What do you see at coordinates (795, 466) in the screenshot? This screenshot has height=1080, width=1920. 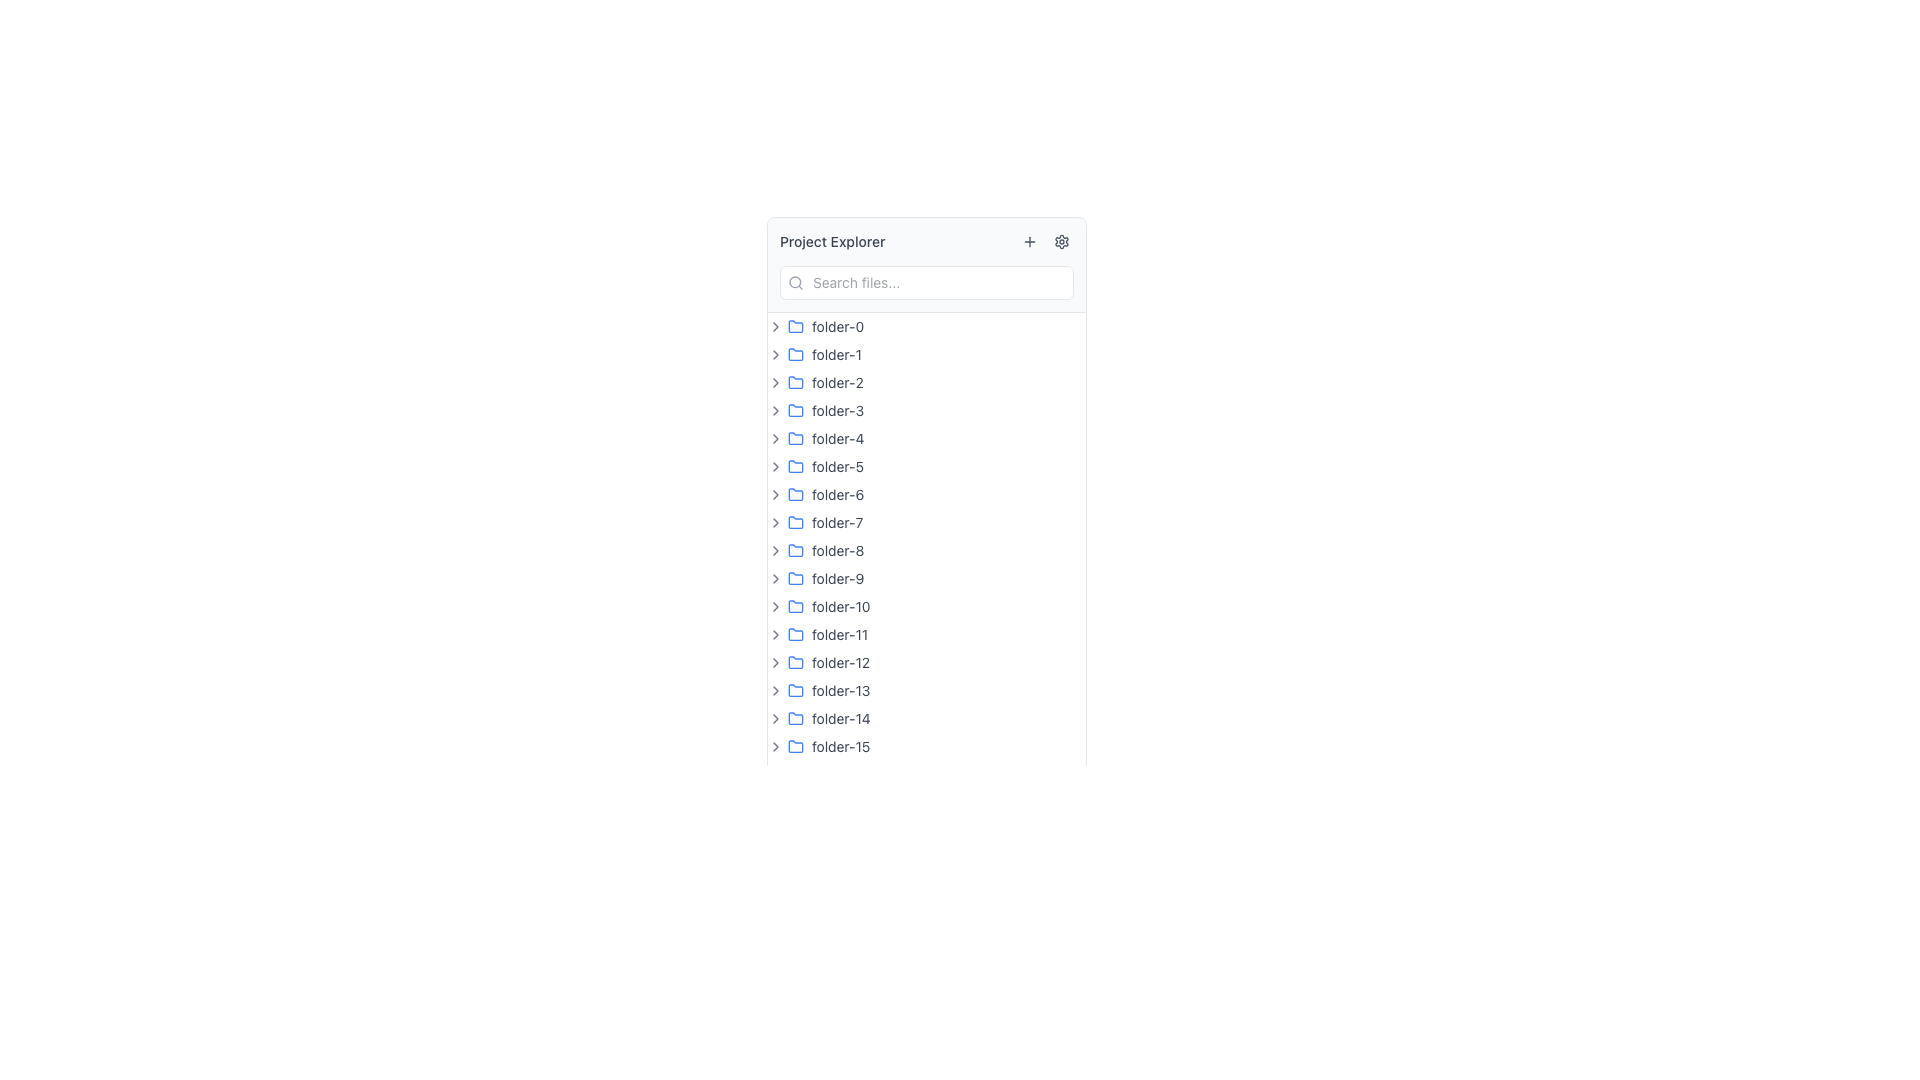 I see `the blue outline folder icon representing 'folder-5' in the Project Explorer` at bounding box center [795, 466].